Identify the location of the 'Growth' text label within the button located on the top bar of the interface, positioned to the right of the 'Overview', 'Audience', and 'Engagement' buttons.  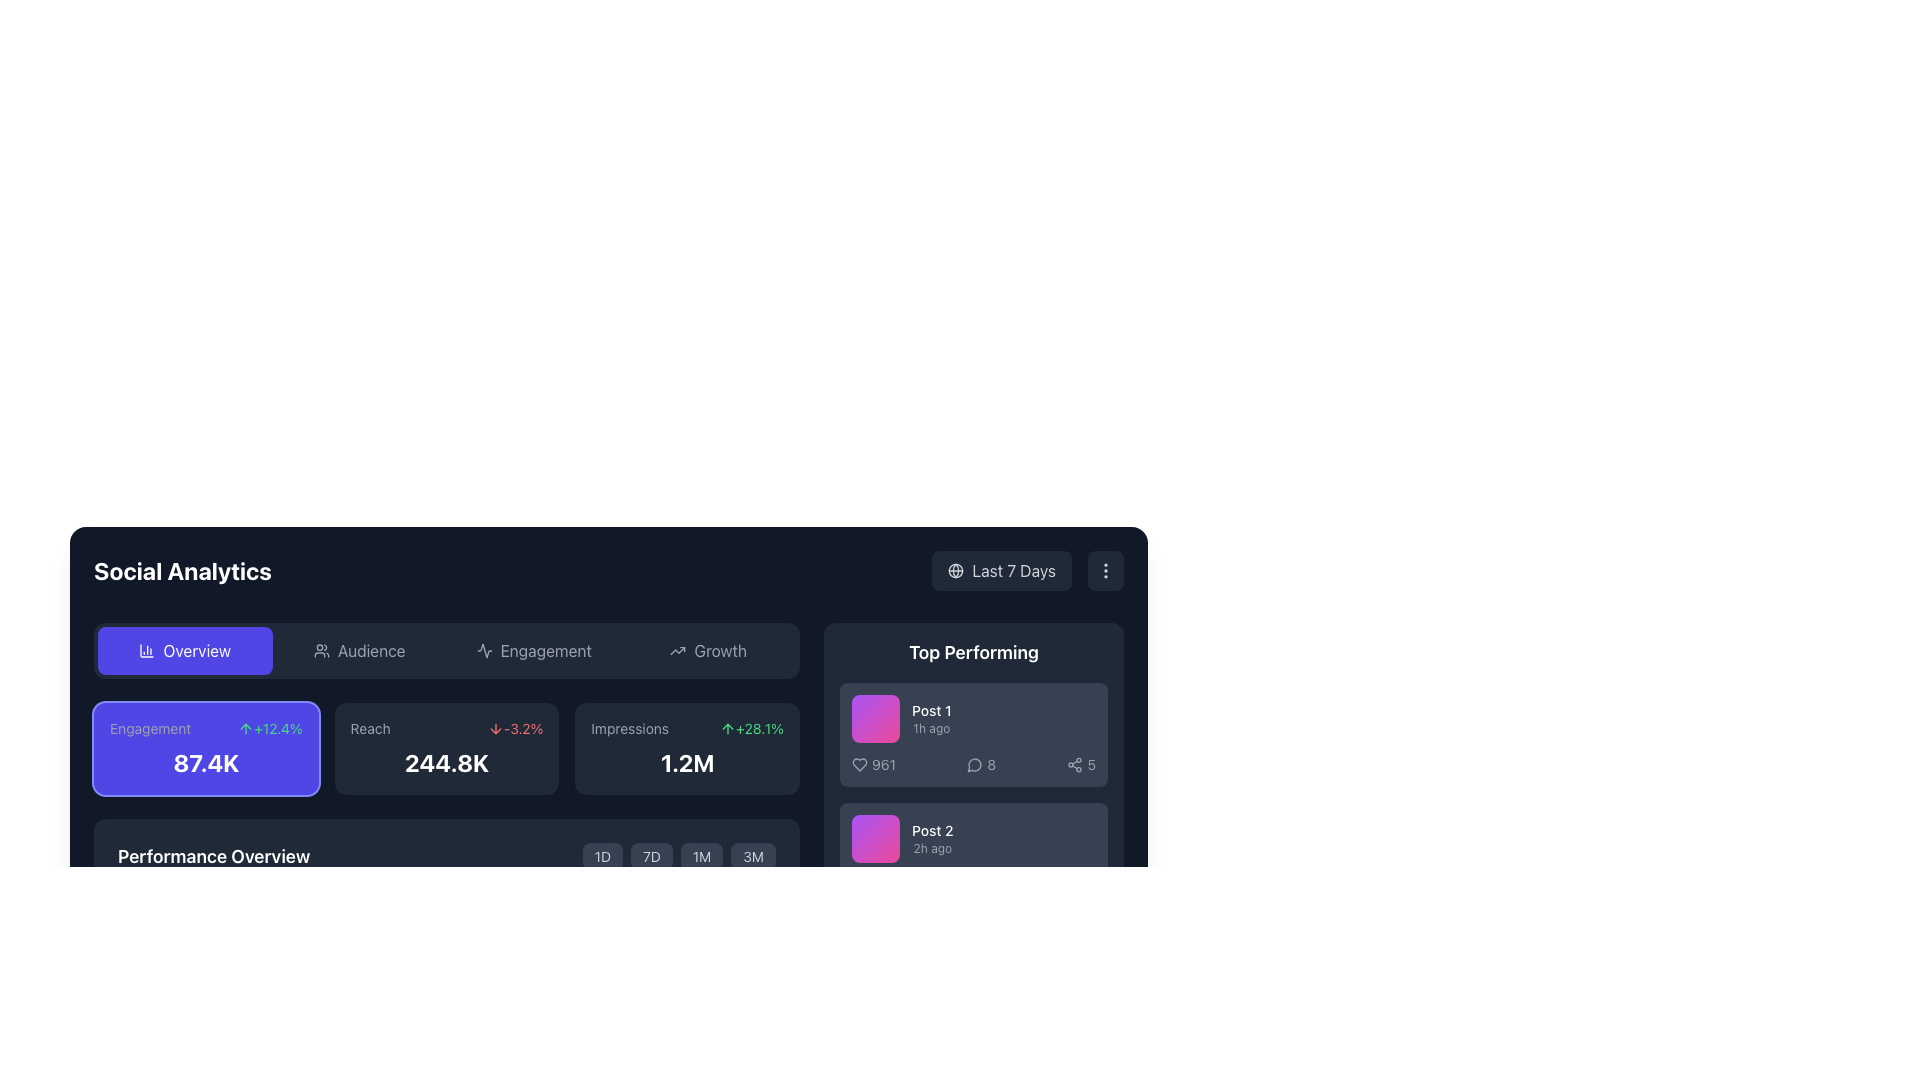
(720, 651).